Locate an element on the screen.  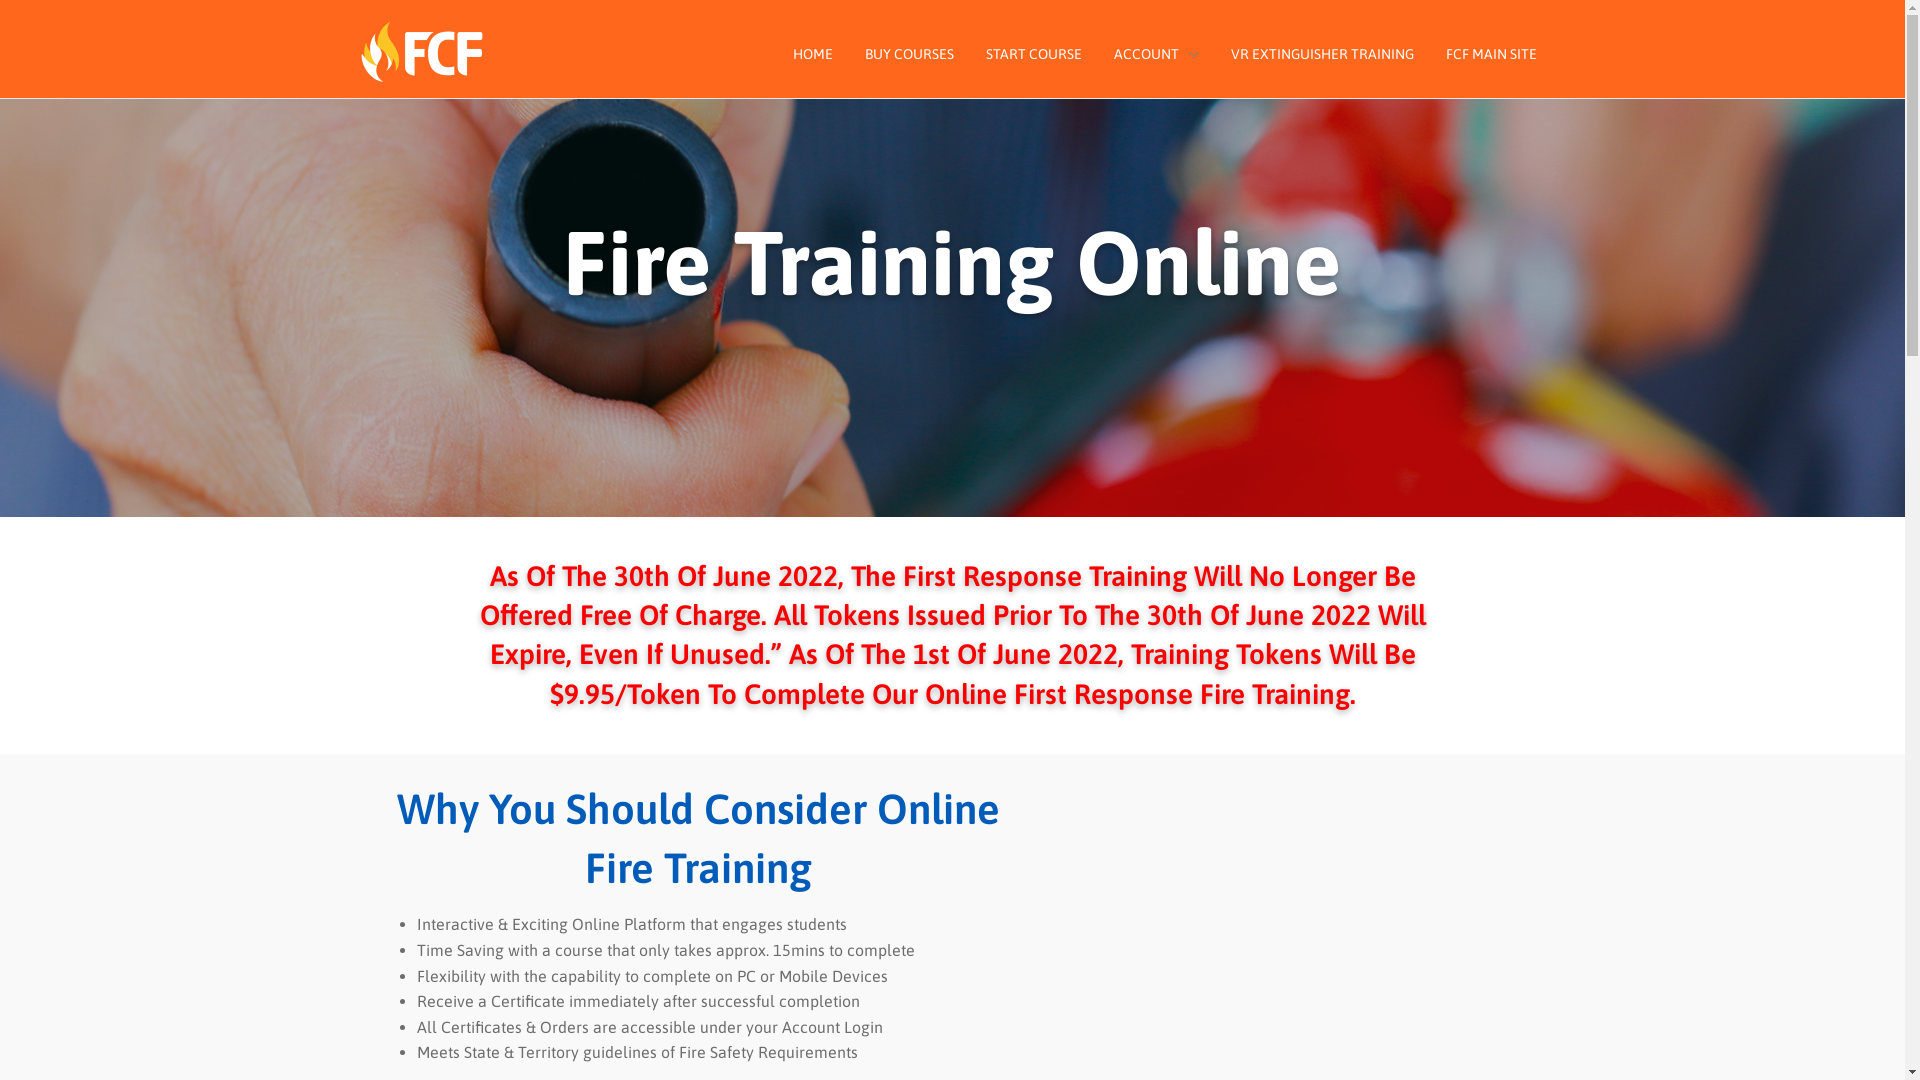
'VR EXTINGUISHER TRAINING' is located at coordinates (1321, 52).